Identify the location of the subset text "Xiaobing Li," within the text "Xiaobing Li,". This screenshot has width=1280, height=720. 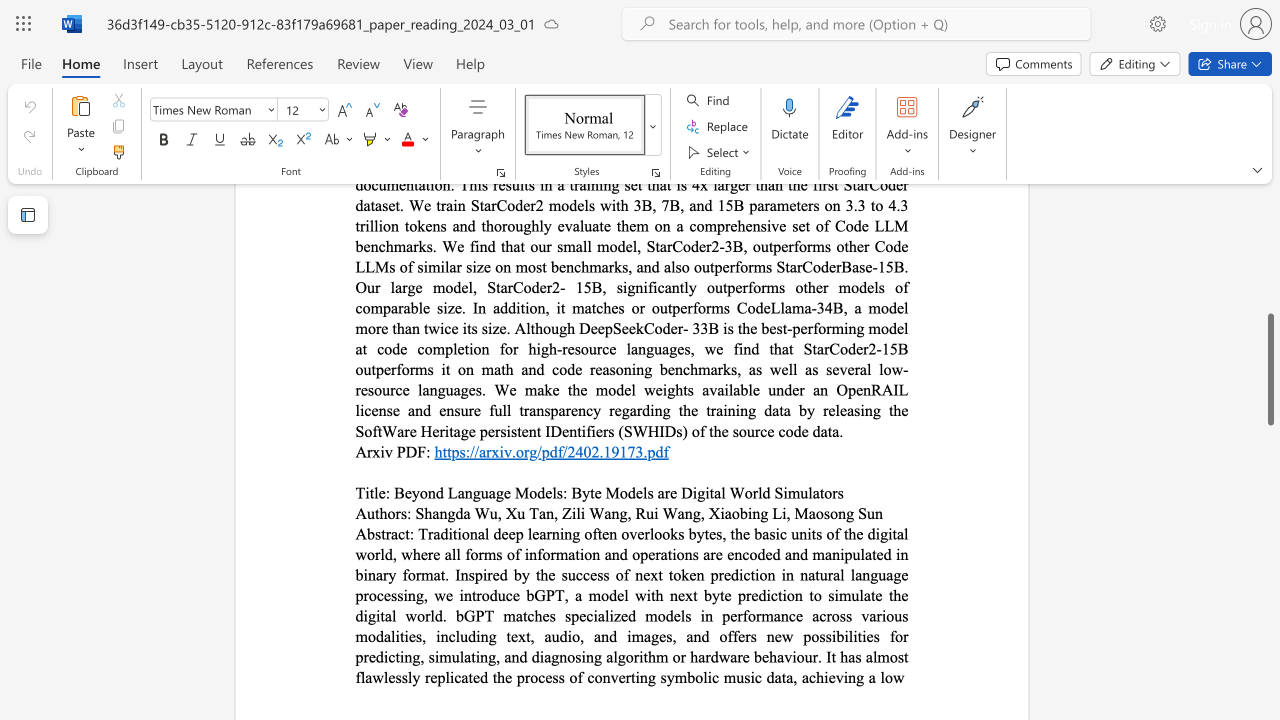
(708, 512).